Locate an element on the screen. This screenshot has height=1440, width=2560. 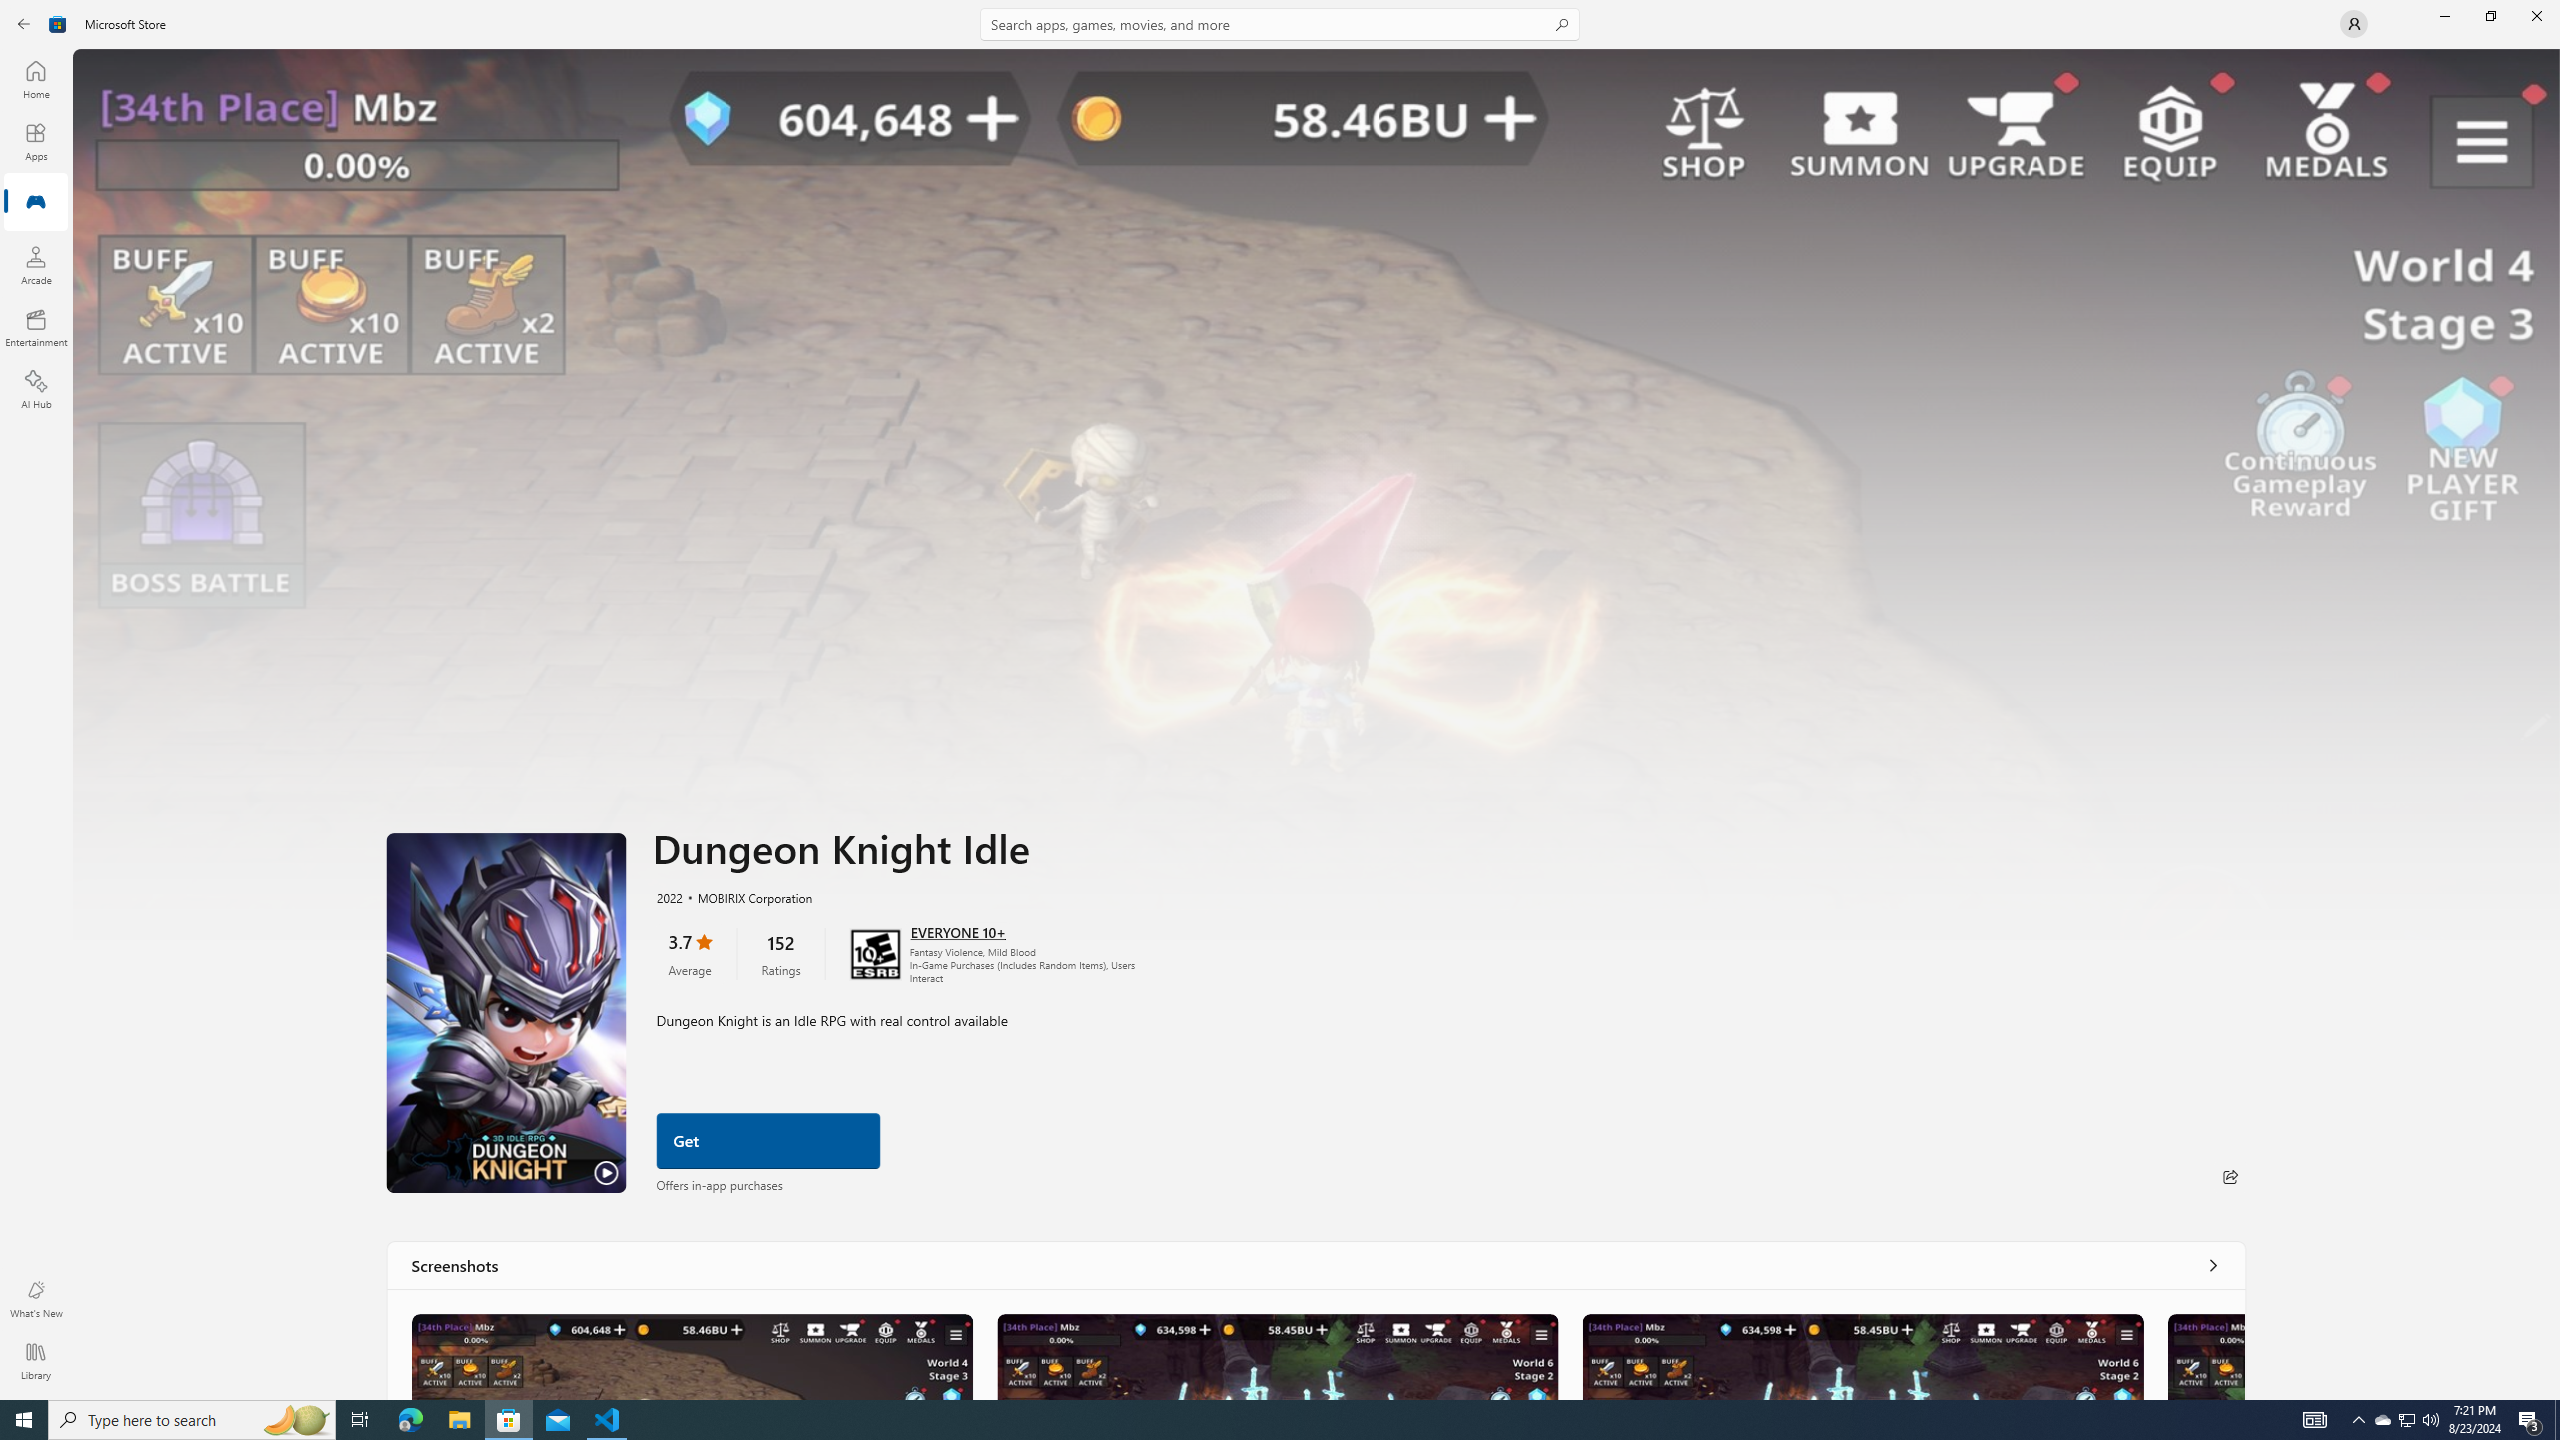
'See all' is located at coordinates (2213, 1264).